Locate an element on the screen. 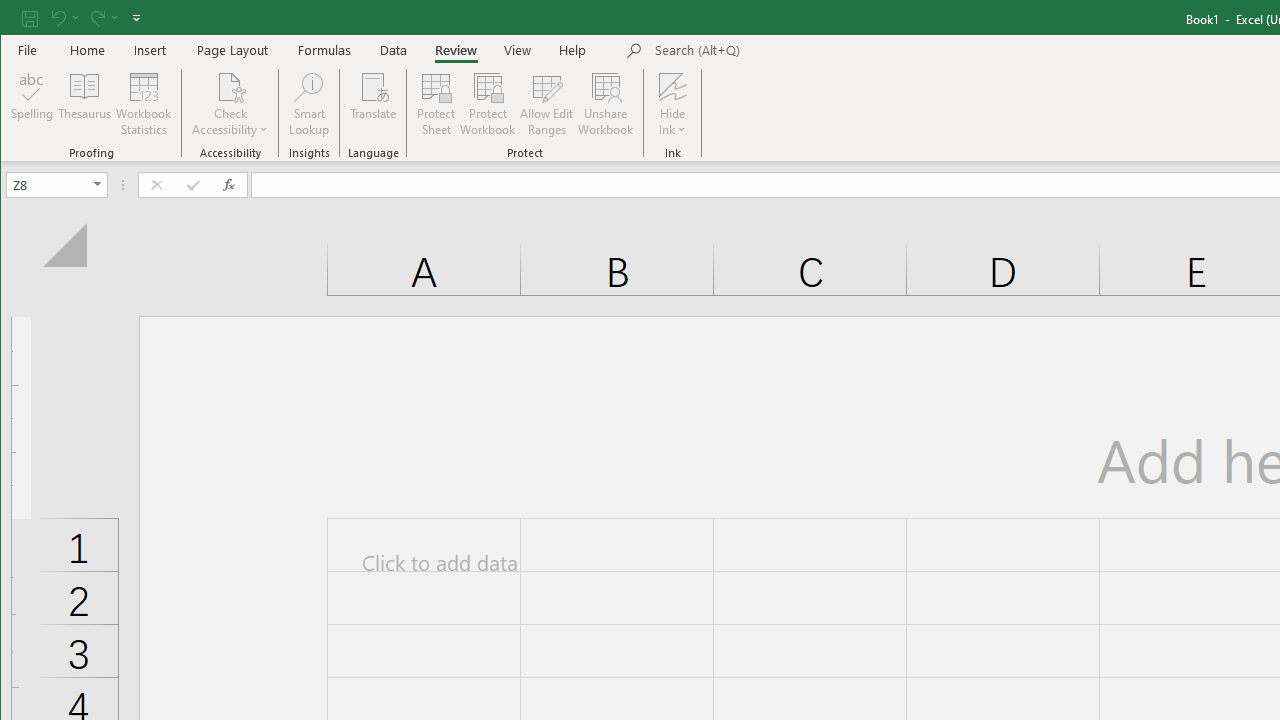 This screenshot has height=720, width=1280. 'Undo' is located at coordinates (57, 17).